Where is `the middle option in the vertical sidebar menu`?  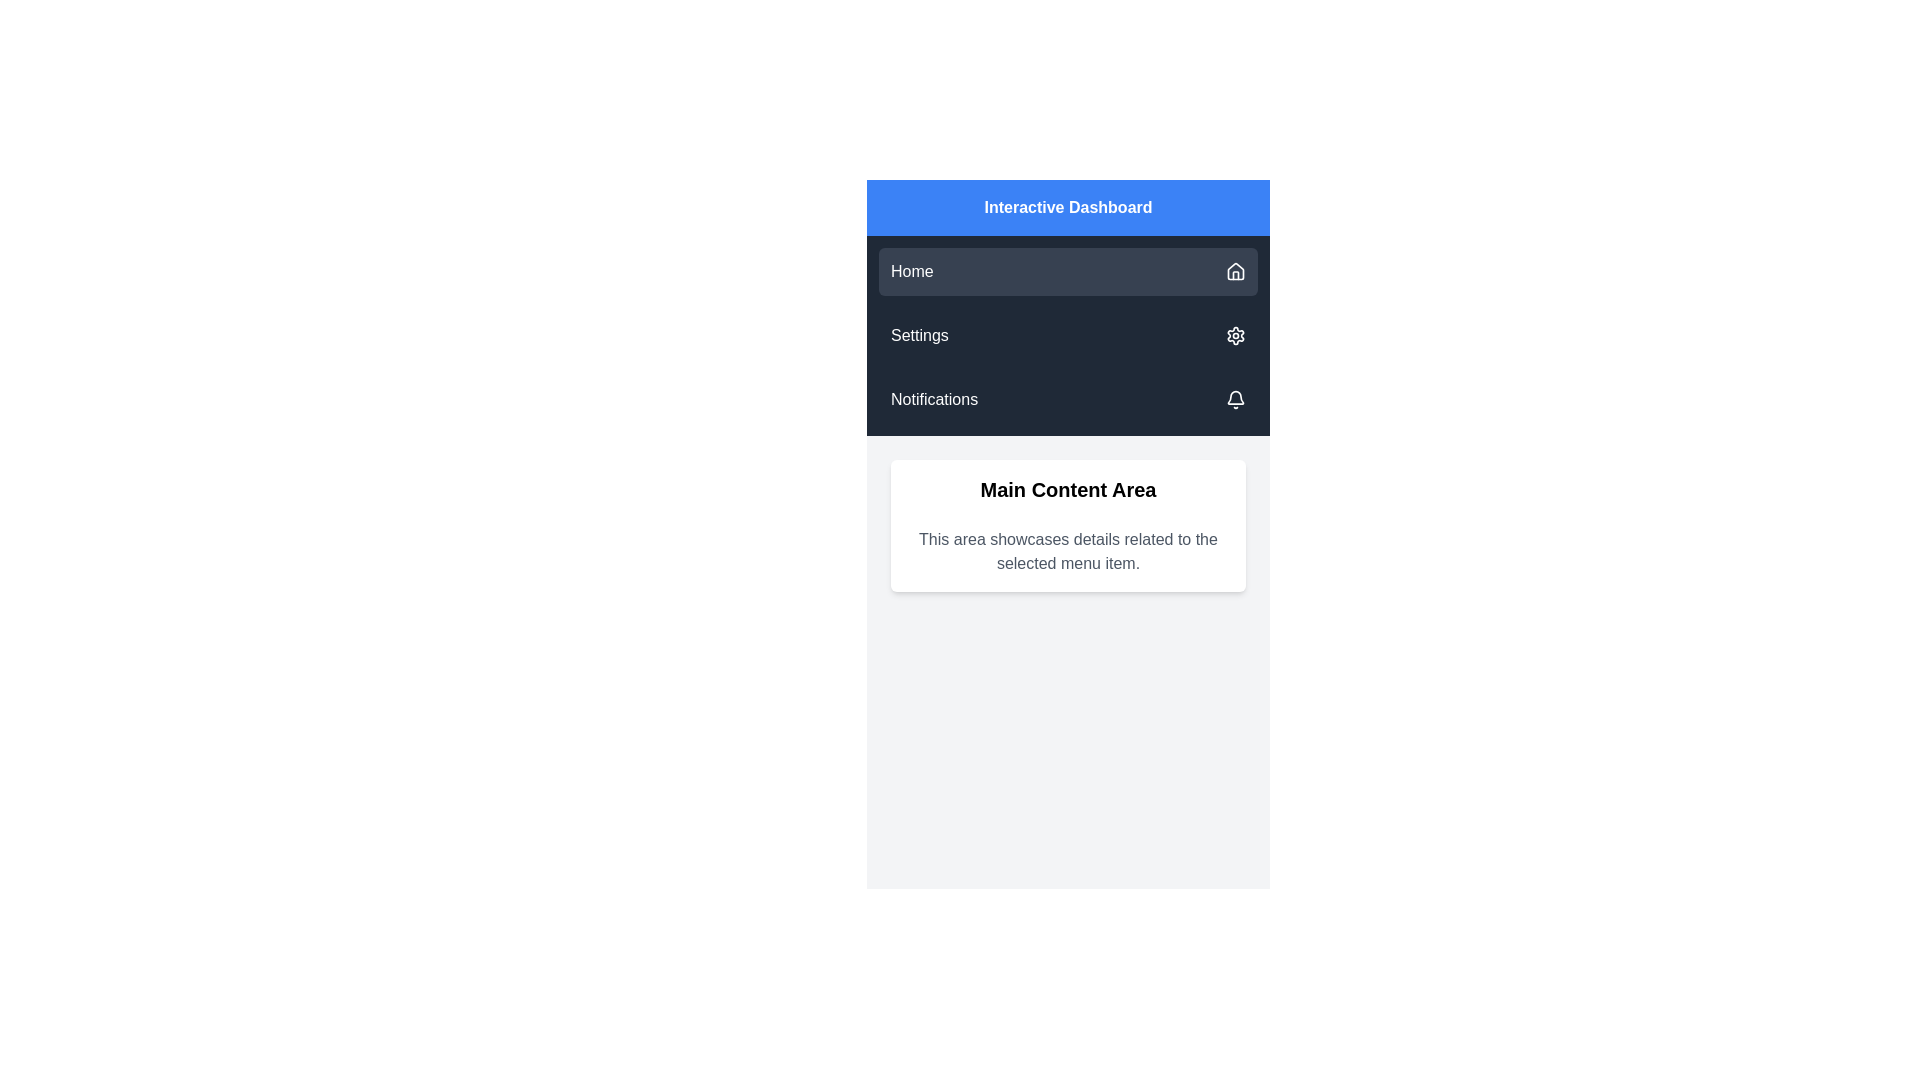 the middle option in the vertical sidebar menu is located at coordinates (1067, 334).